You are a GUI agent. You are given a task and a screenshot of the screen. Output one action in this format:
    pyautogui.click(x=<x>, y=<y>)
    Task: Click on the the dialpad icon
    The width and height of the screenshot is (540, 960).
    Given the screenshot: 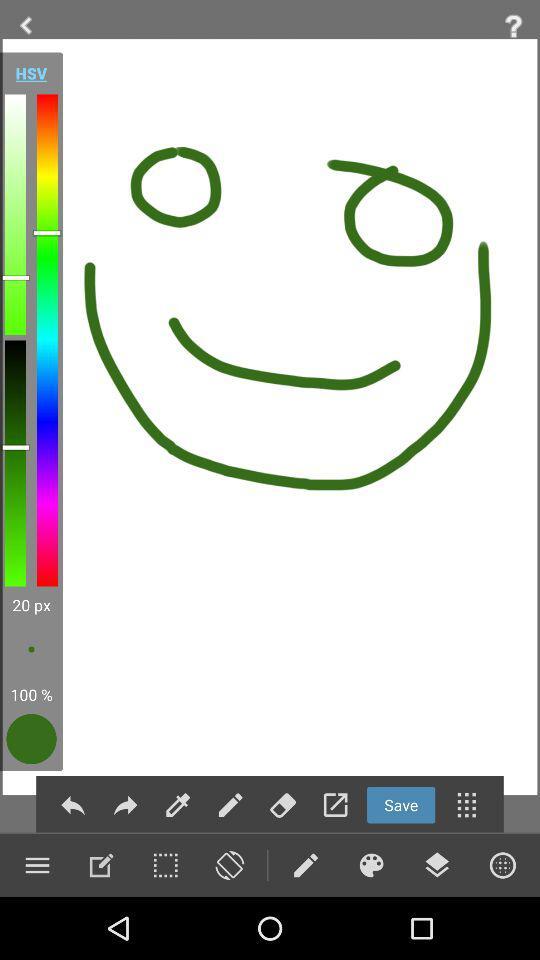 What is the action you would take?
    pyautogui.click(x=466, y=805)
    